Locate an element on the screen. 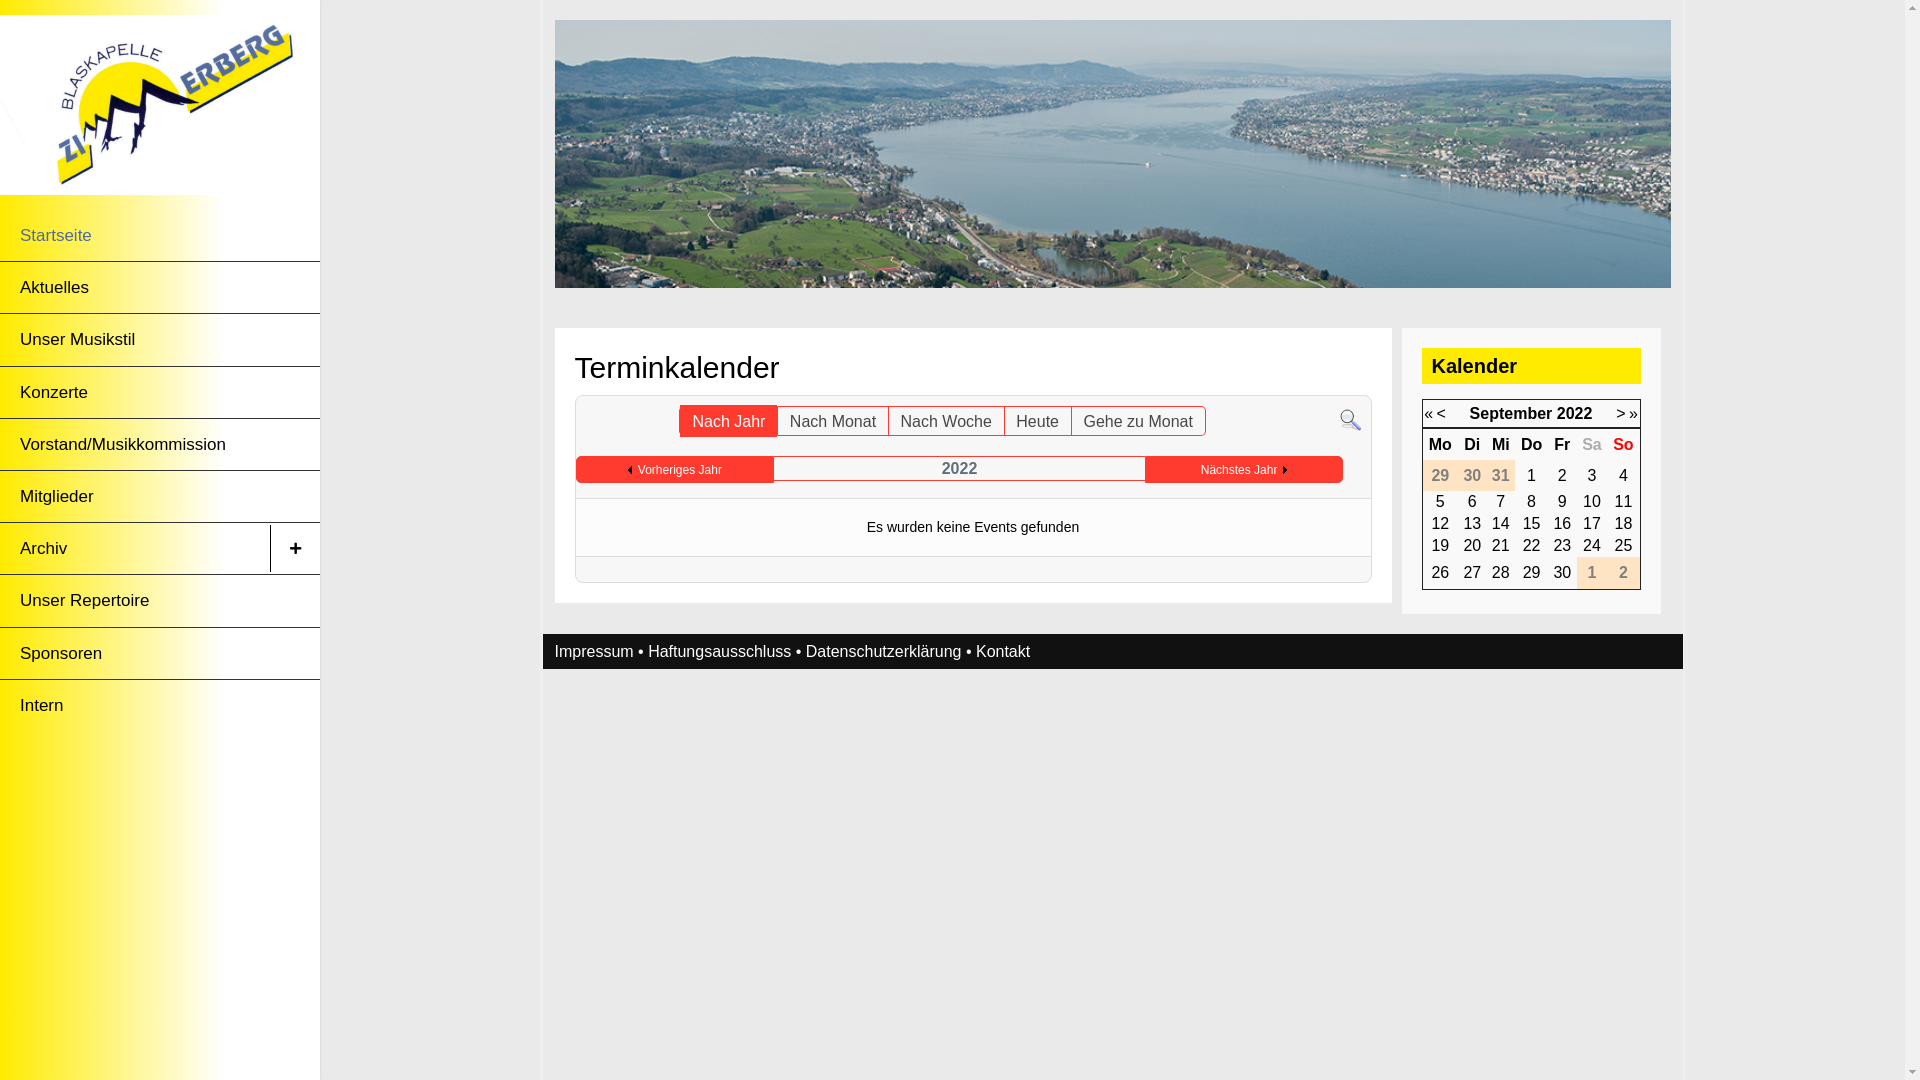  '21' is located at coordinates (1492, 545).